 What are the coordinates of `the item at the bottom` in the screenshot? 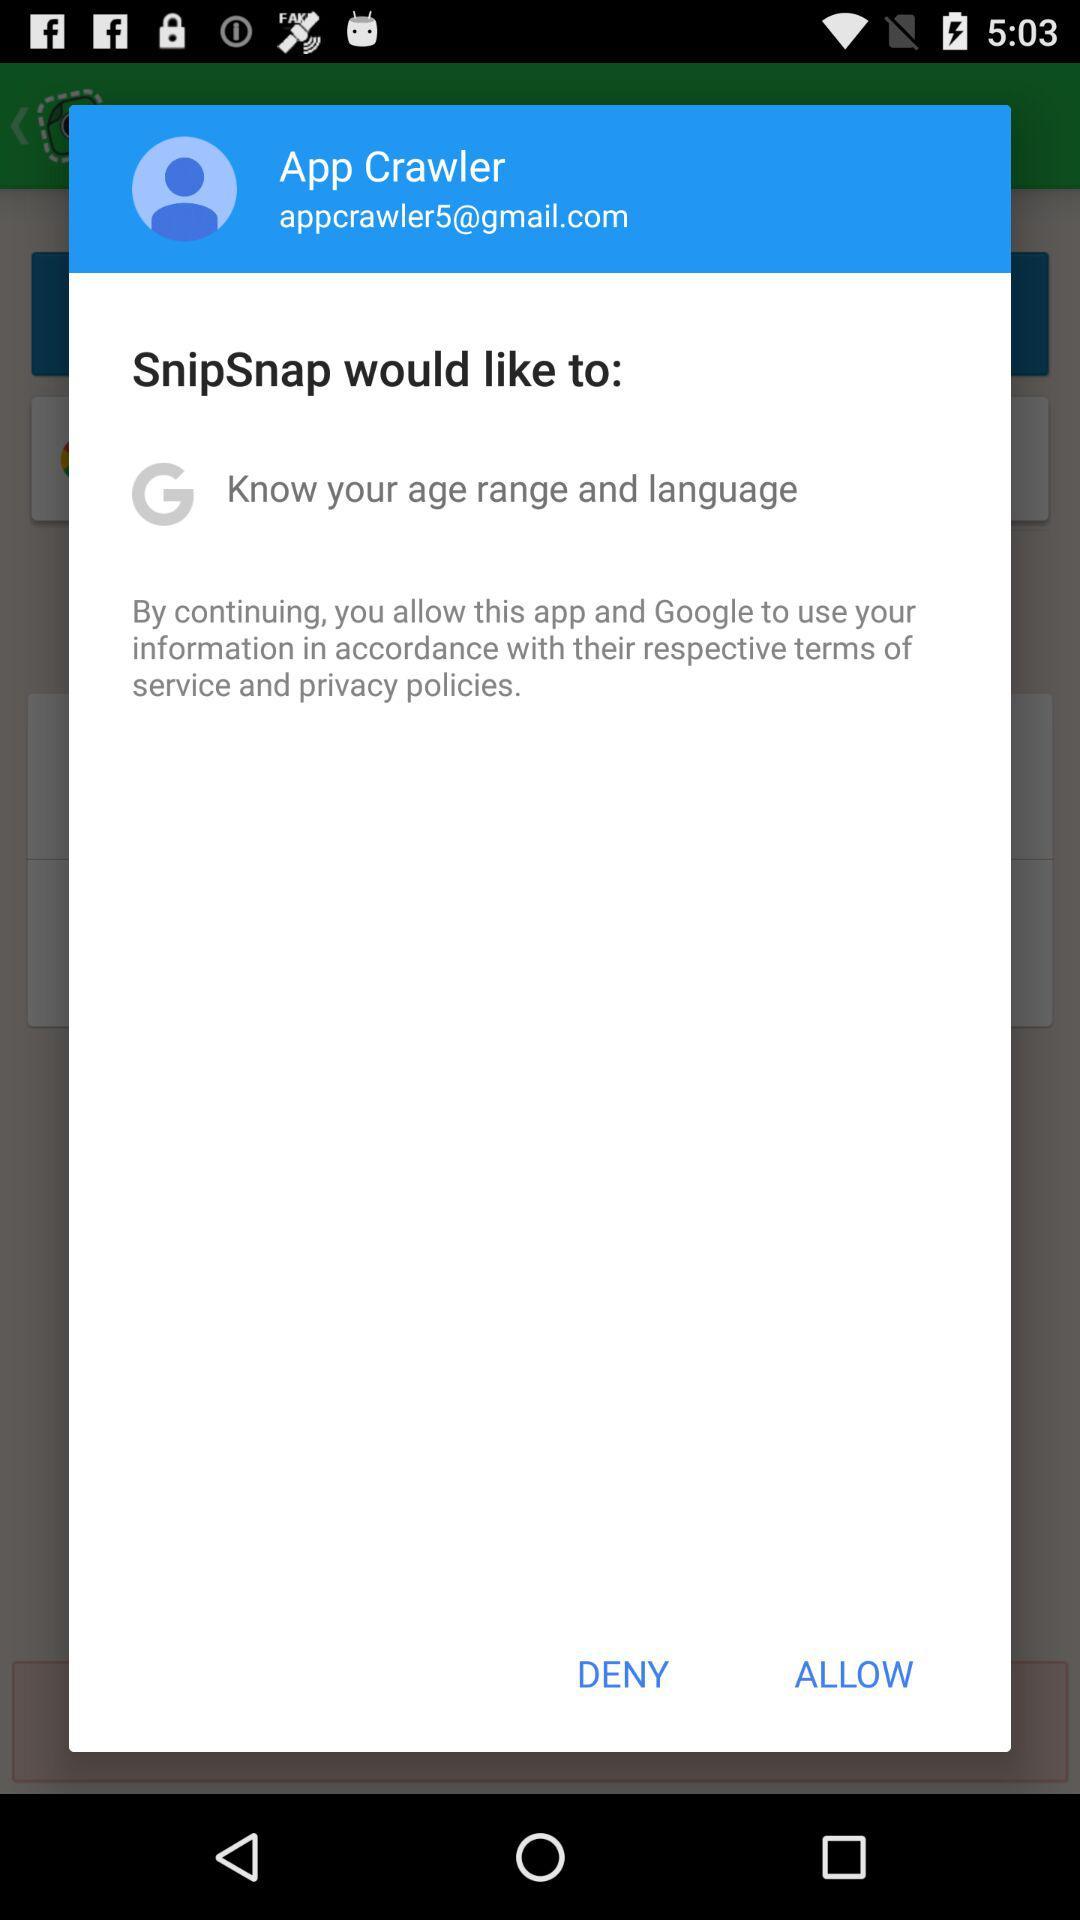 It's located at (621, 1673).